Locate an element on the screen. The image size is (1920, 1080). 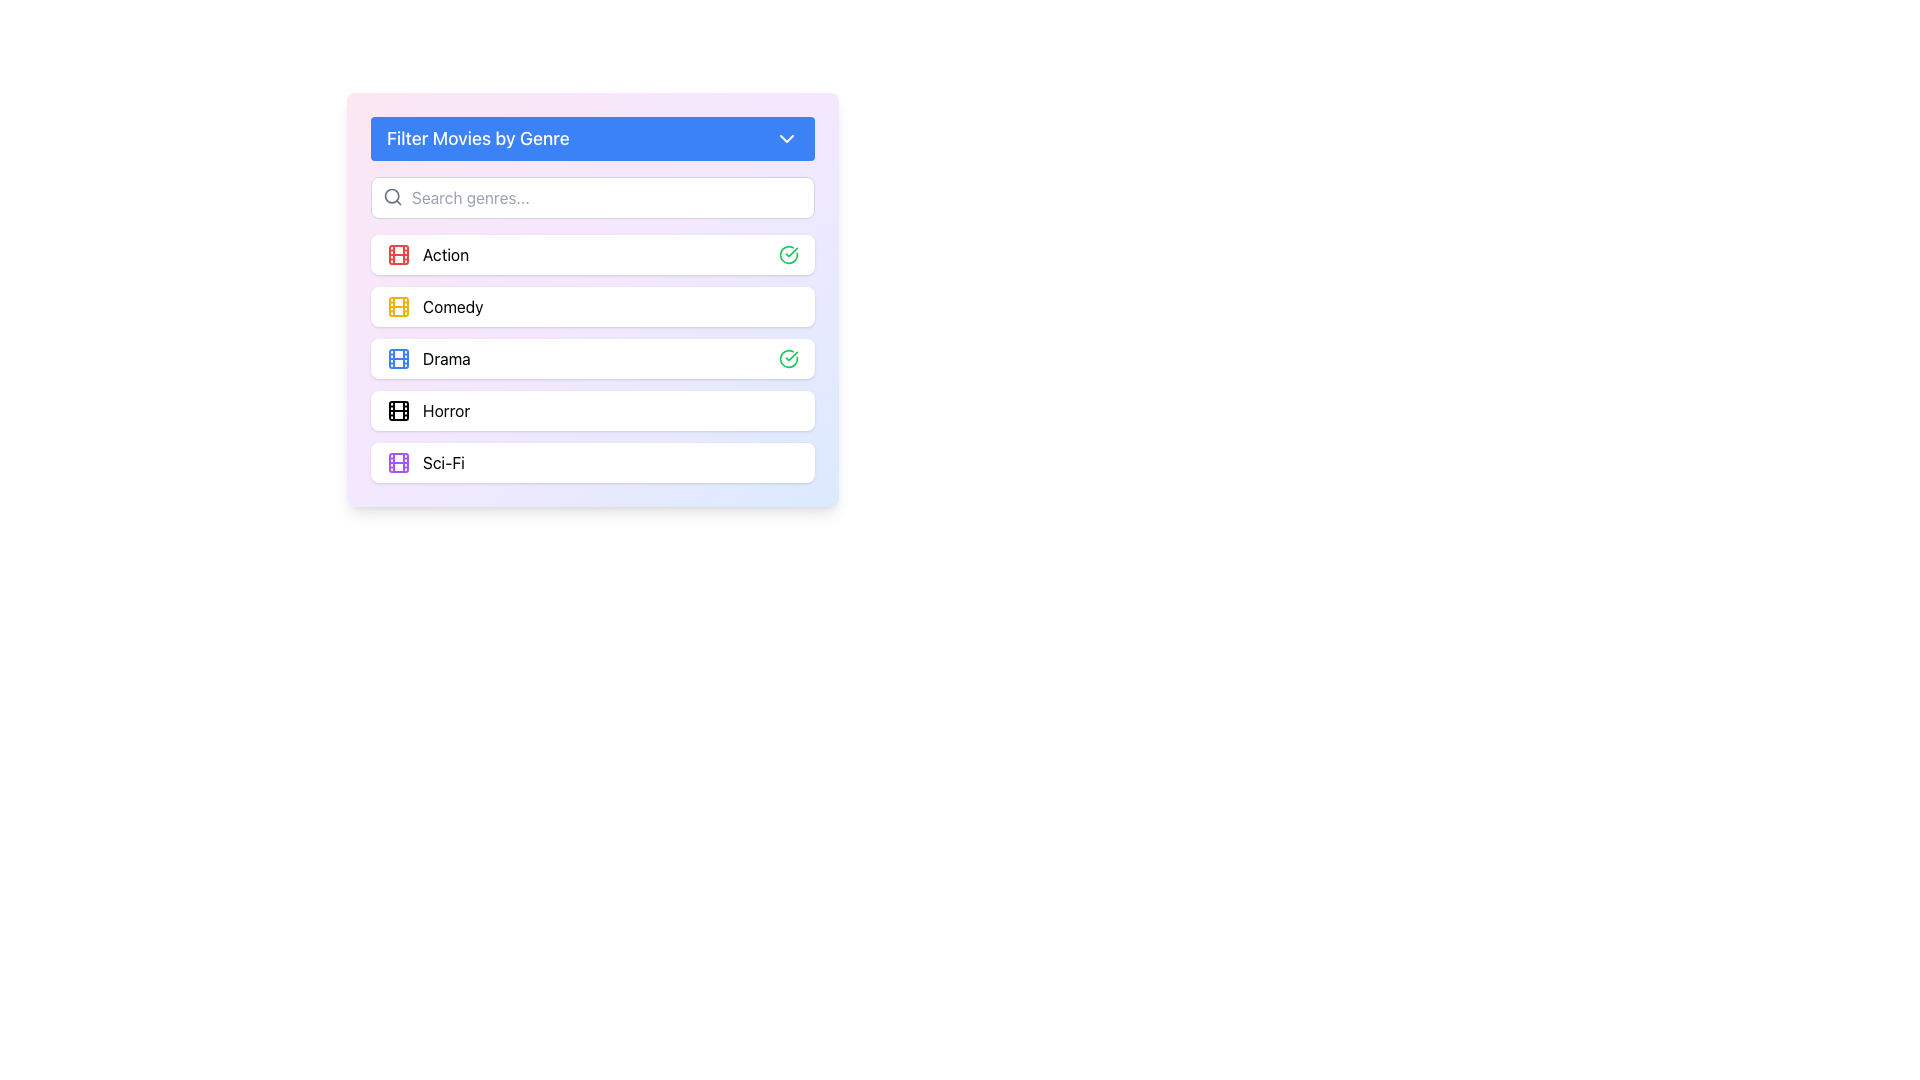
the selectable genre 'Sci-Fi' in the 'Filter Movies by Genre' list is located at coordinates (592, 462).